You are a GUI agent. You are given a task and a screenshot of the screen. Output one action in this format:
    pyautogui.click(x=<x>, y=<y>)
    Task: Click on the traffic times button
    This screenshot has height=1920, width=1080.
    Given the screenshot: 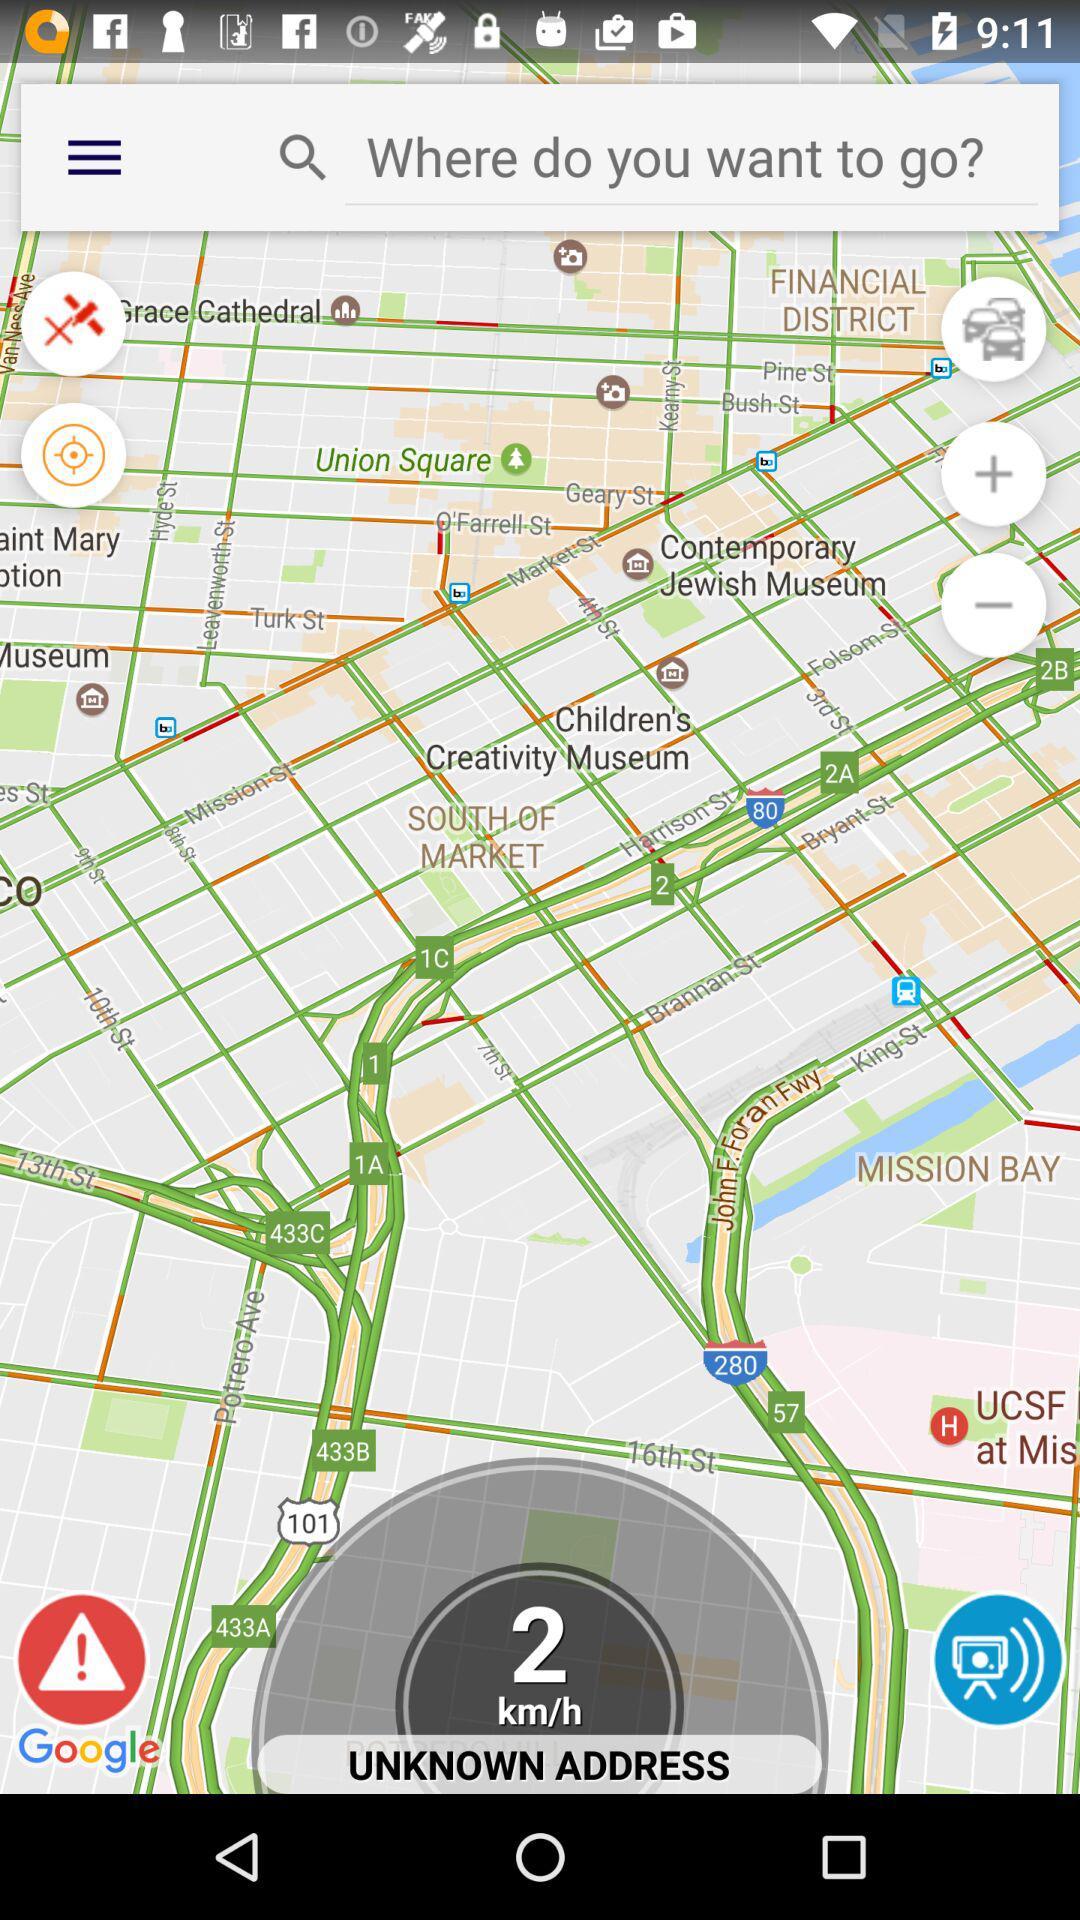 What is the action you would take?
    pyautogui.click(x=993, y=329)
    